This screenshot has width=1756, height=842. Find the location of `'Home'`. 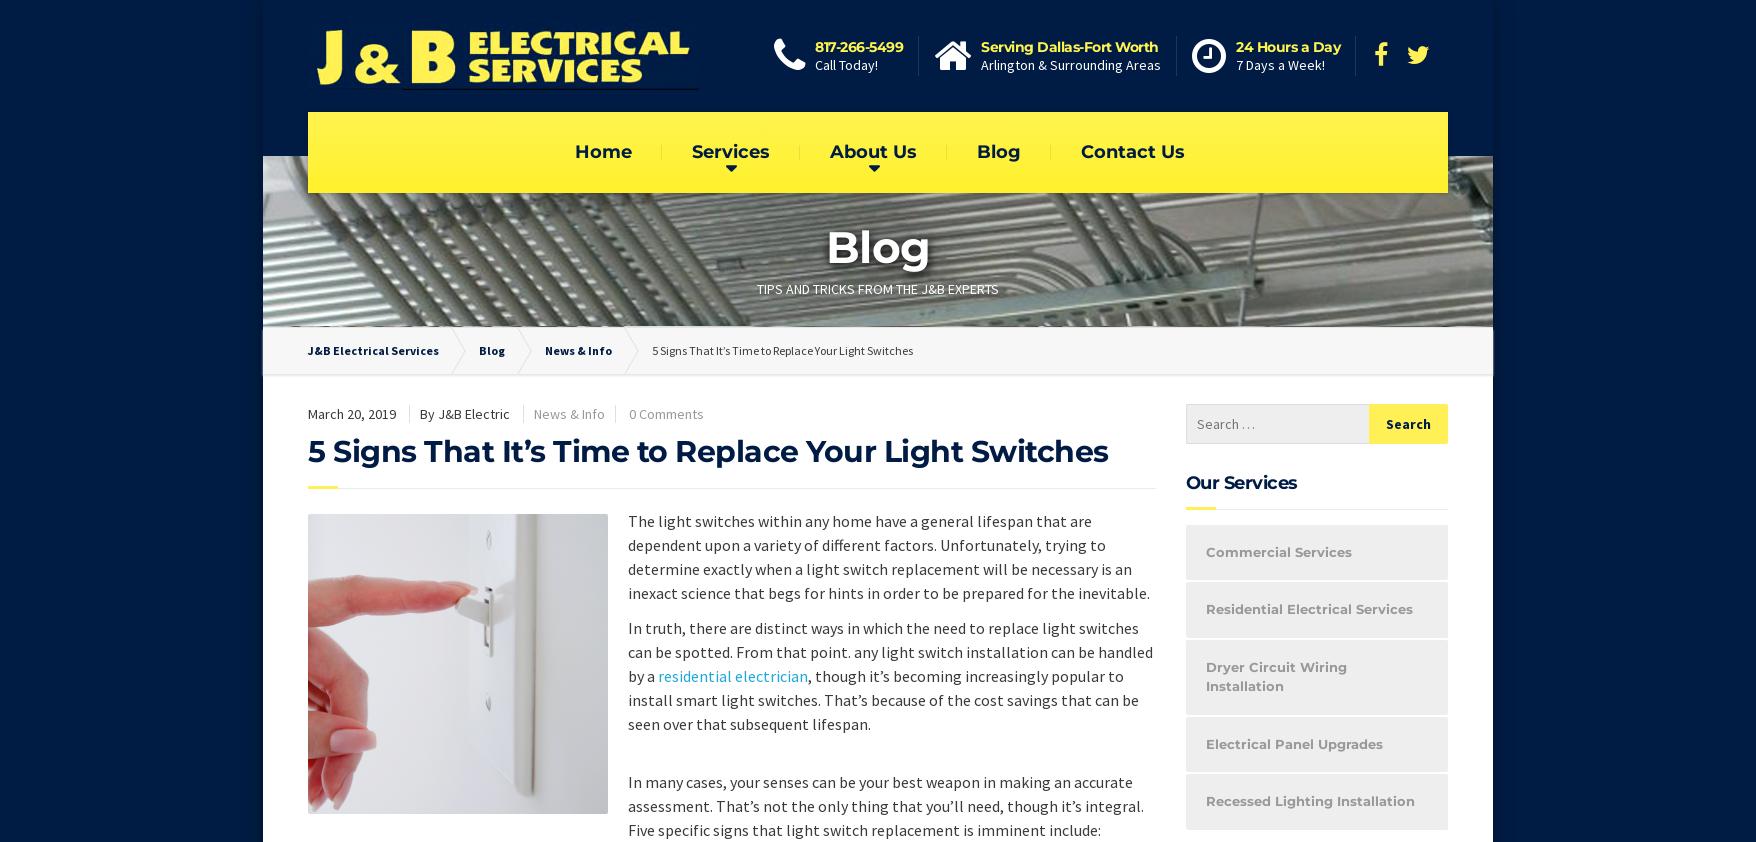

'Home' is located at coordinates (602, 150).